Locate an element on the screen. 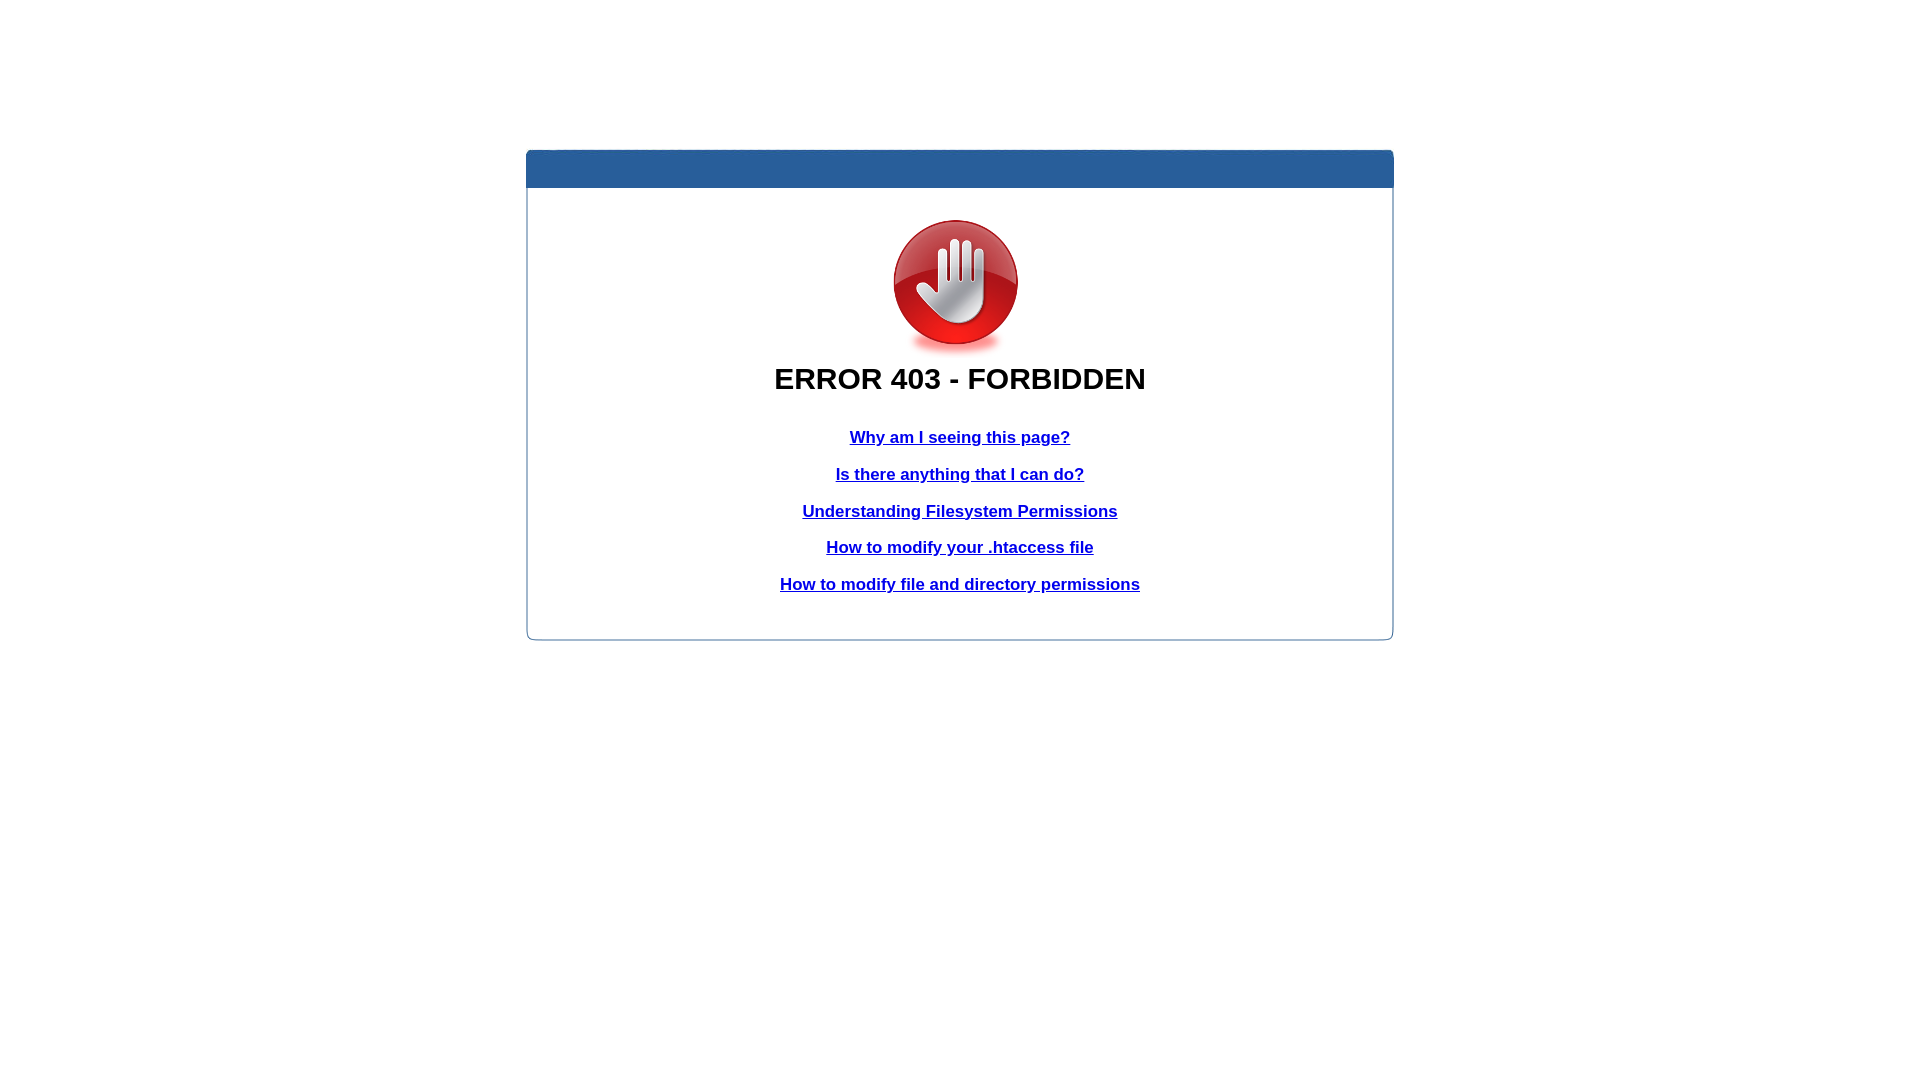  'How to modify file and directory permissions' is located at coordinates (960, 584).